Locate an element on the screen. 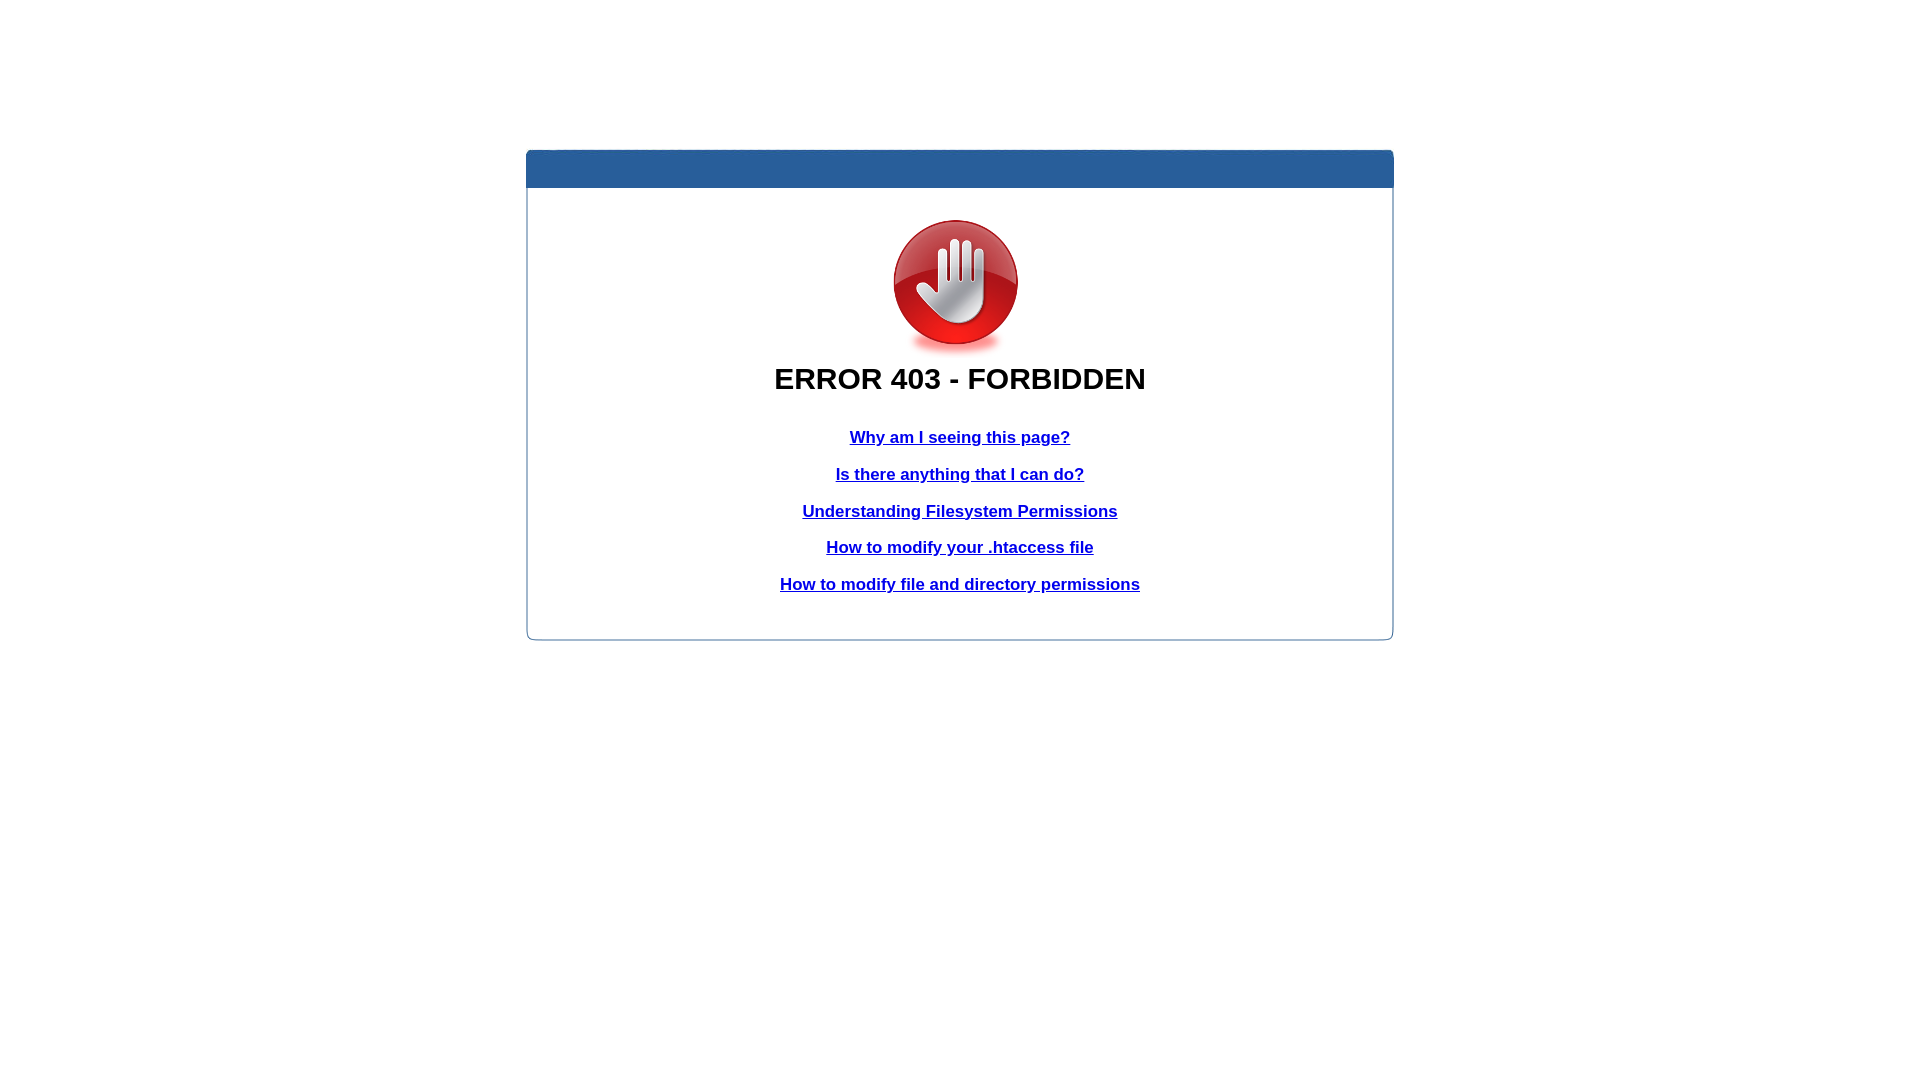  'How to modify file and directory permissions' is located at coordinates (960, 584).